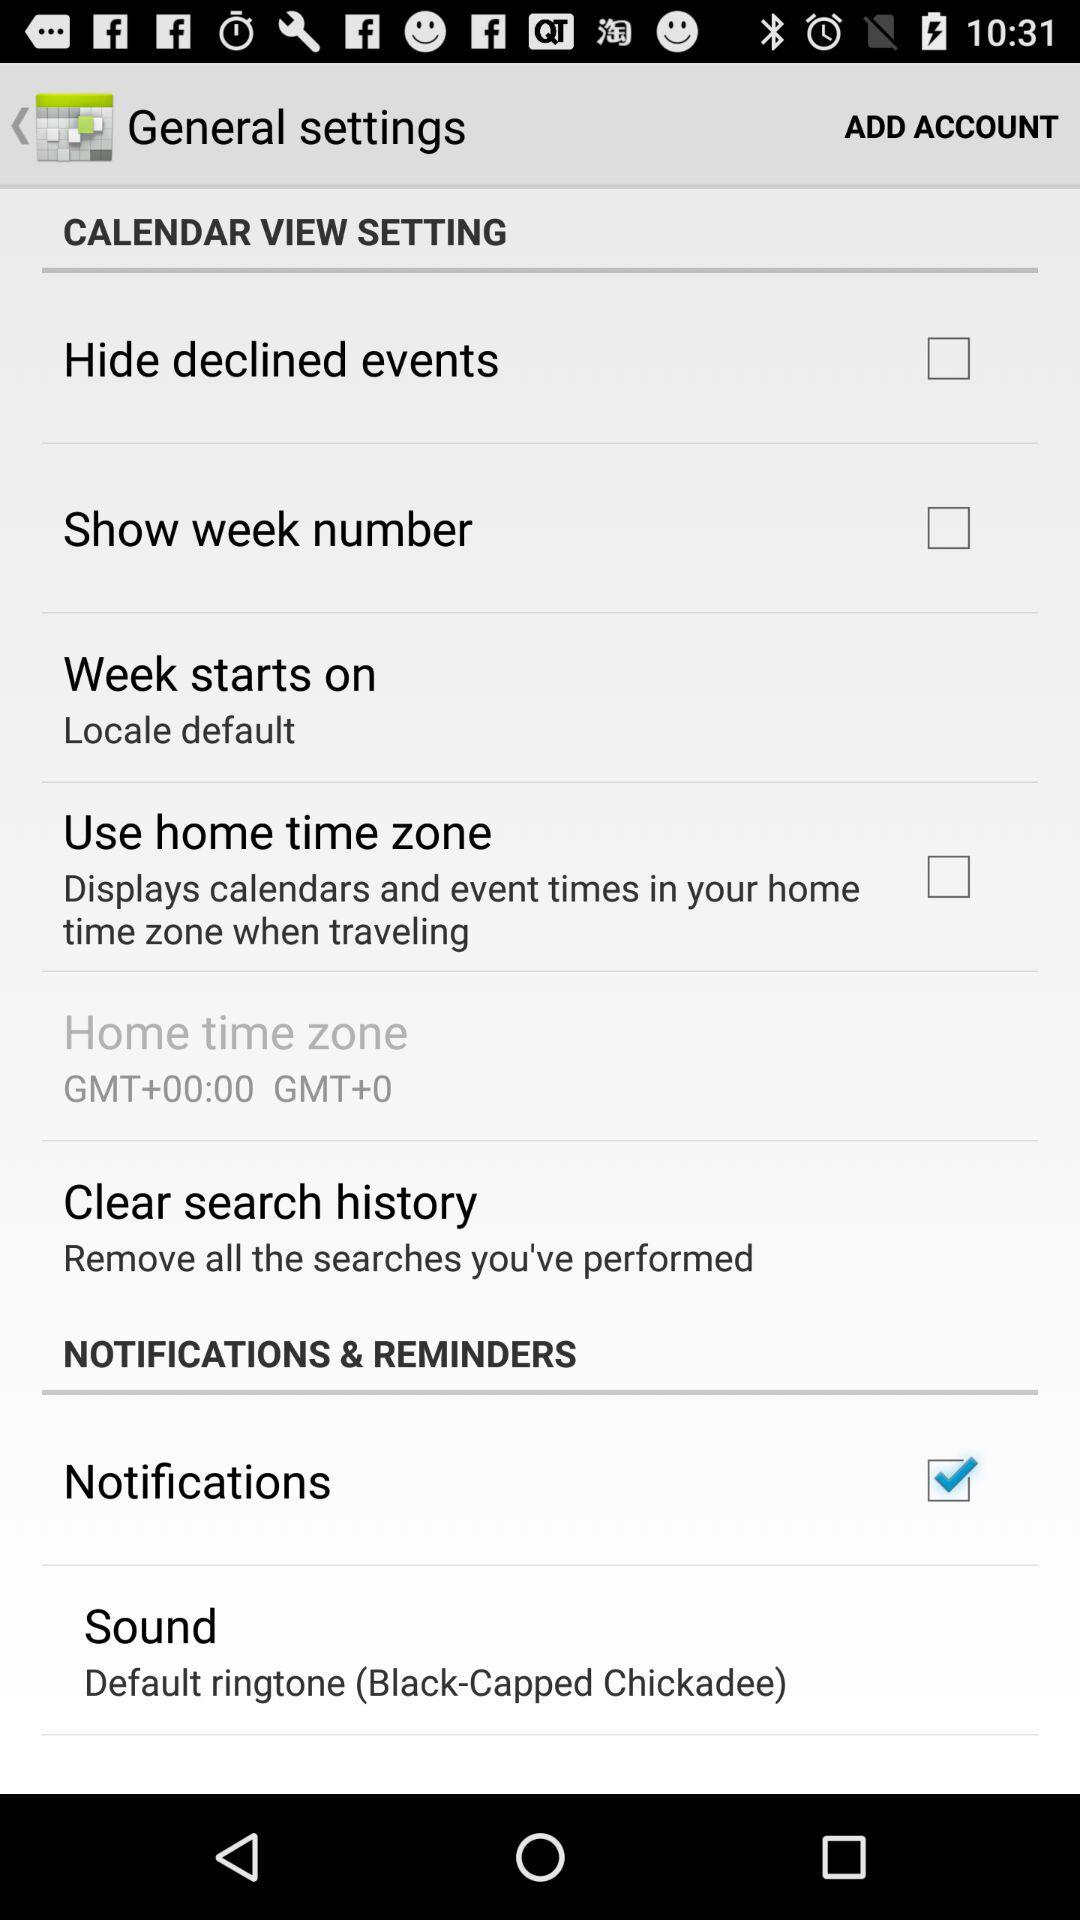  I want to click on the item above show week number, so click(281, 358).